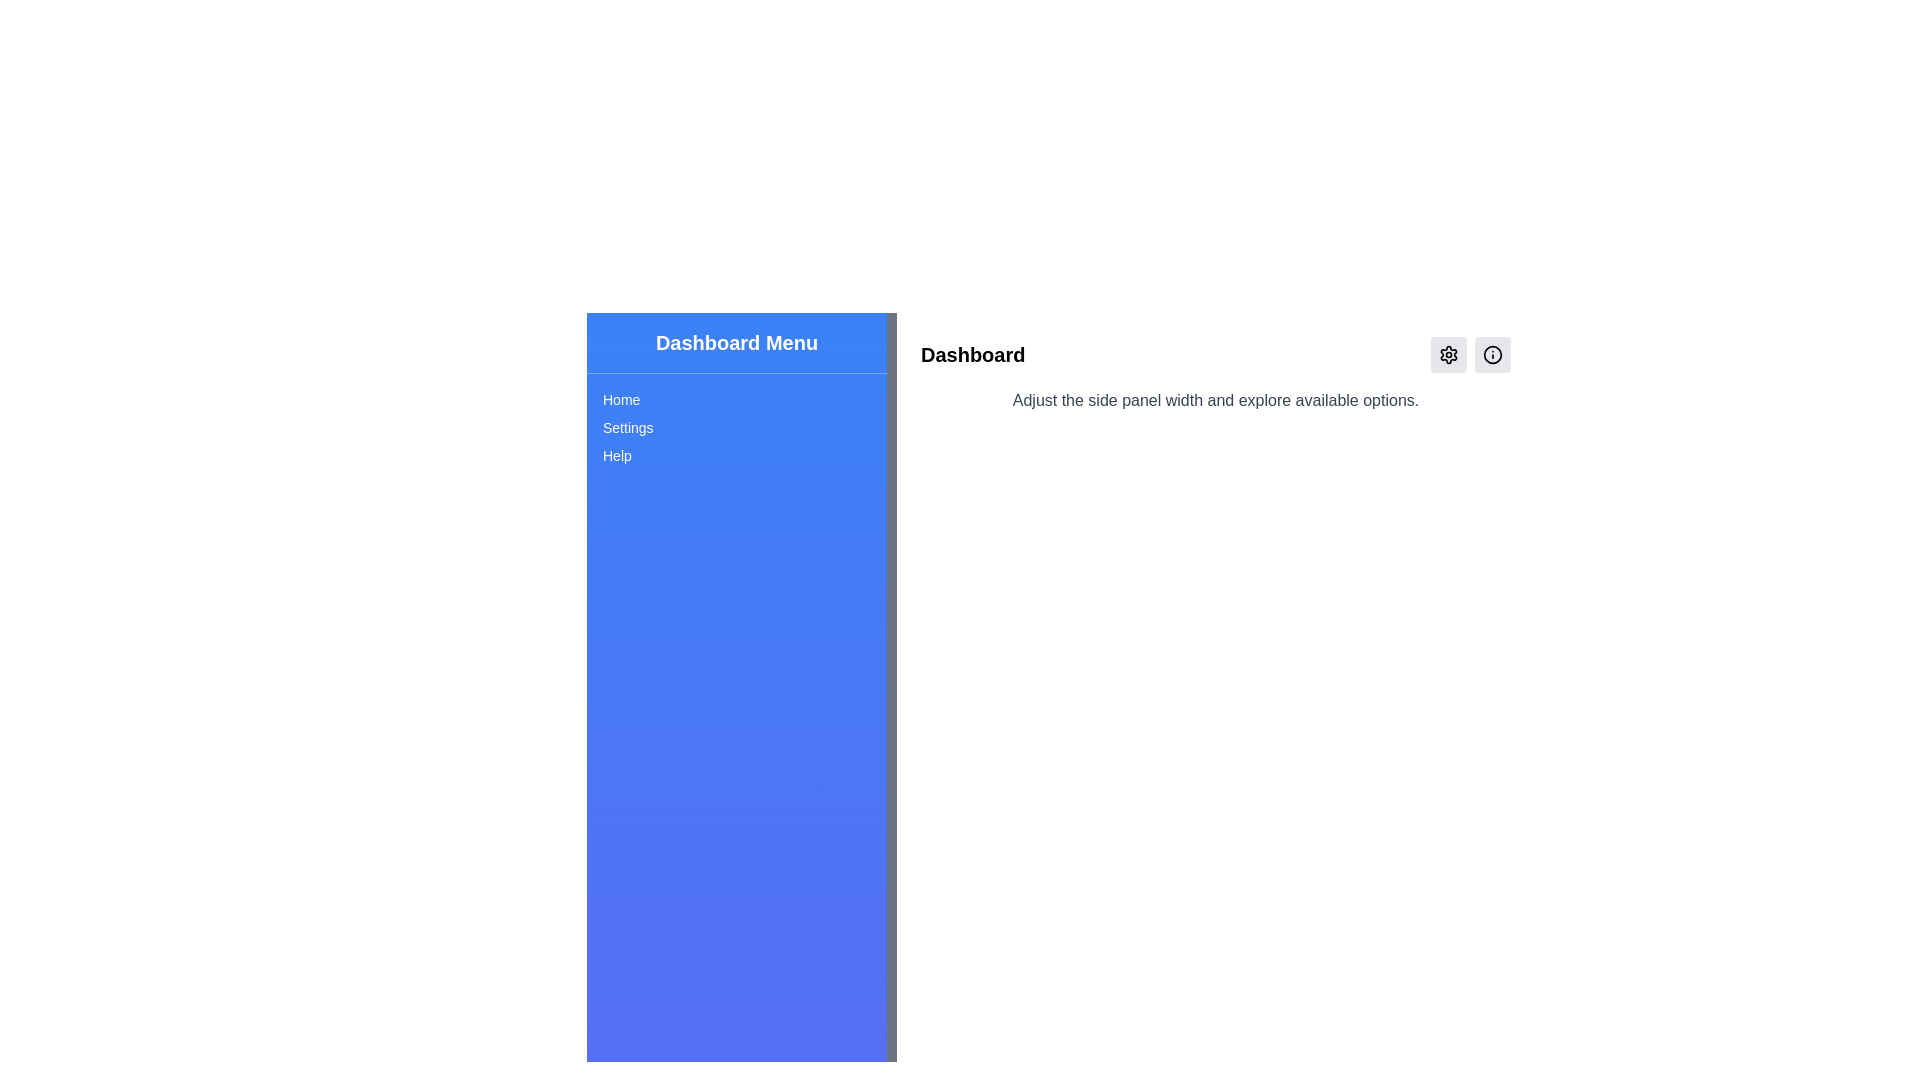 This screenshot has height=1080, width=1920. Describe the element at coordinates (736, 455) in the screenshot. I see `the third menu item in the vertical list of the side menu` at that location.